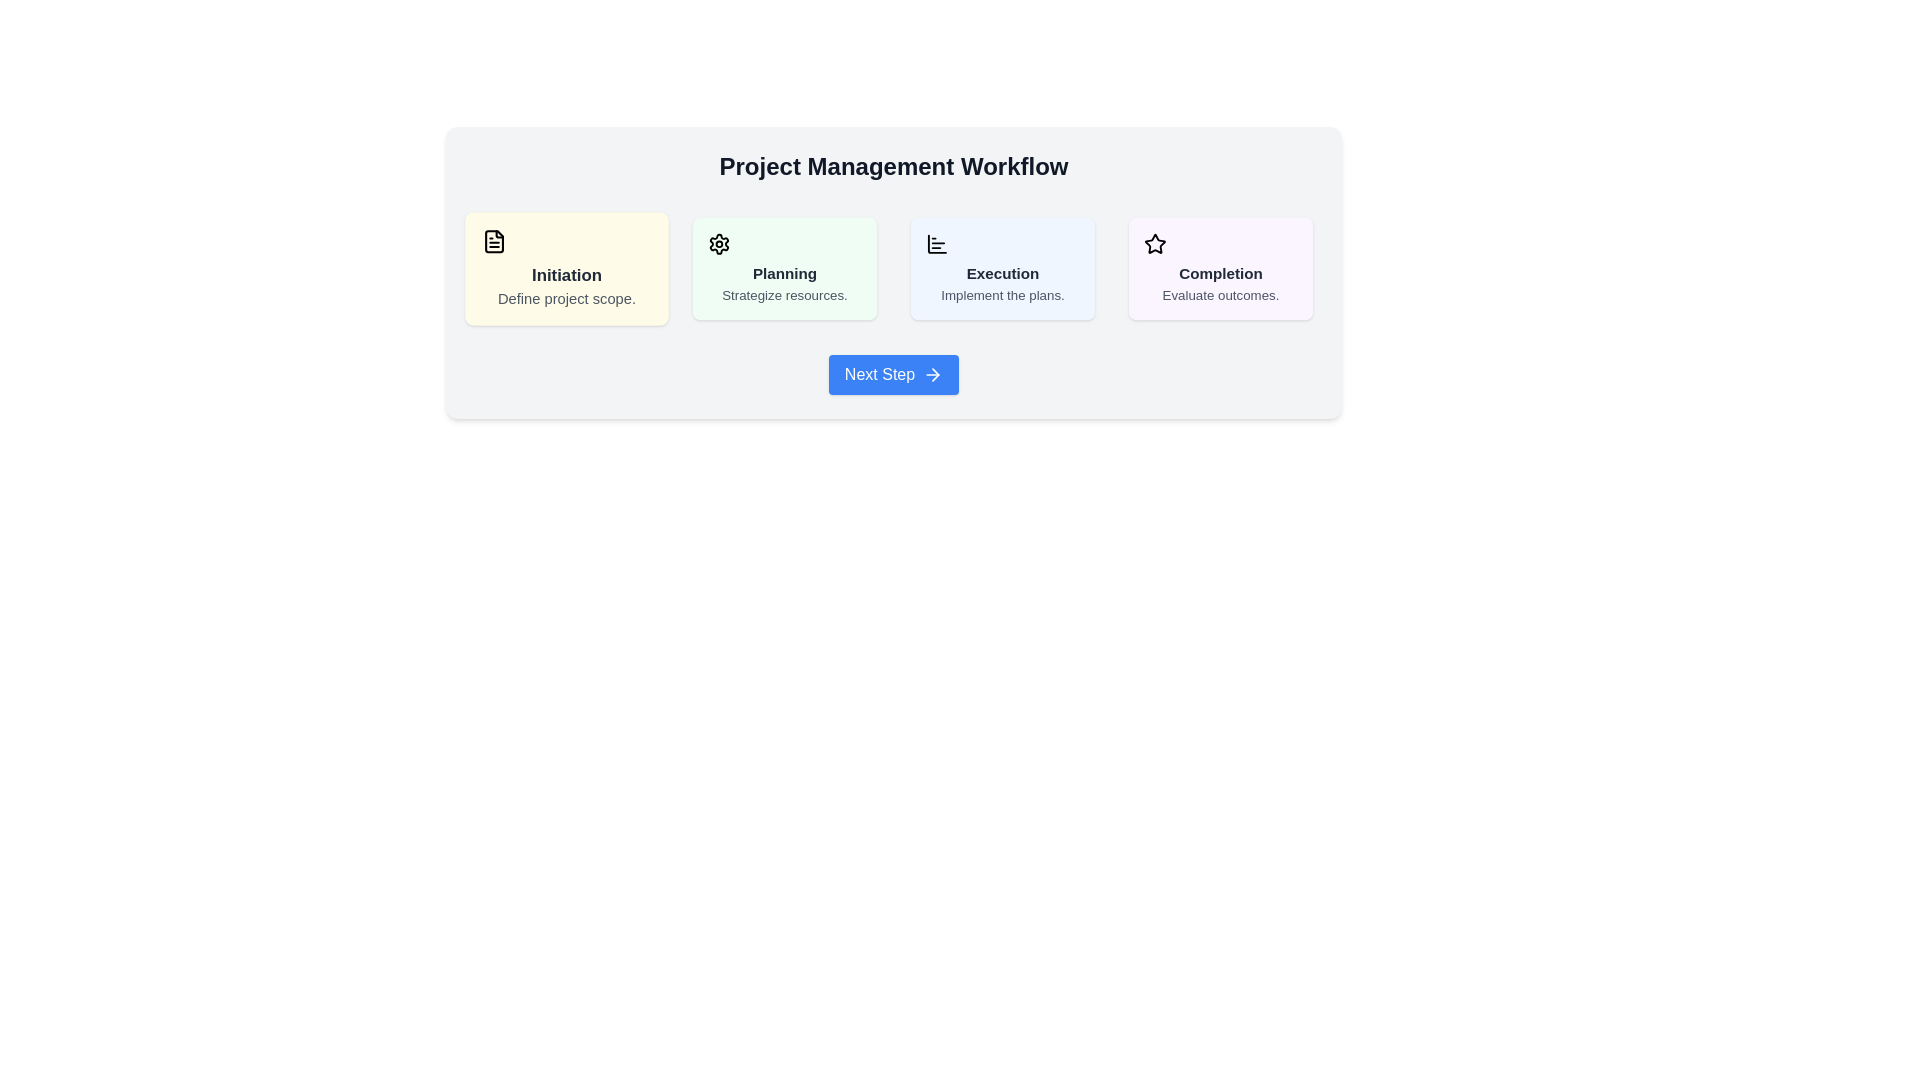 Image resolution: width=1920 pixels, height=1080 pixels. Describe the element at coordinates (784, 294) in the screenshot. I see `the text label reading 'Strategize resources.' which is styled in a smaller gray font and positioned below the title 'Planning' within the greenish background card` at that location.